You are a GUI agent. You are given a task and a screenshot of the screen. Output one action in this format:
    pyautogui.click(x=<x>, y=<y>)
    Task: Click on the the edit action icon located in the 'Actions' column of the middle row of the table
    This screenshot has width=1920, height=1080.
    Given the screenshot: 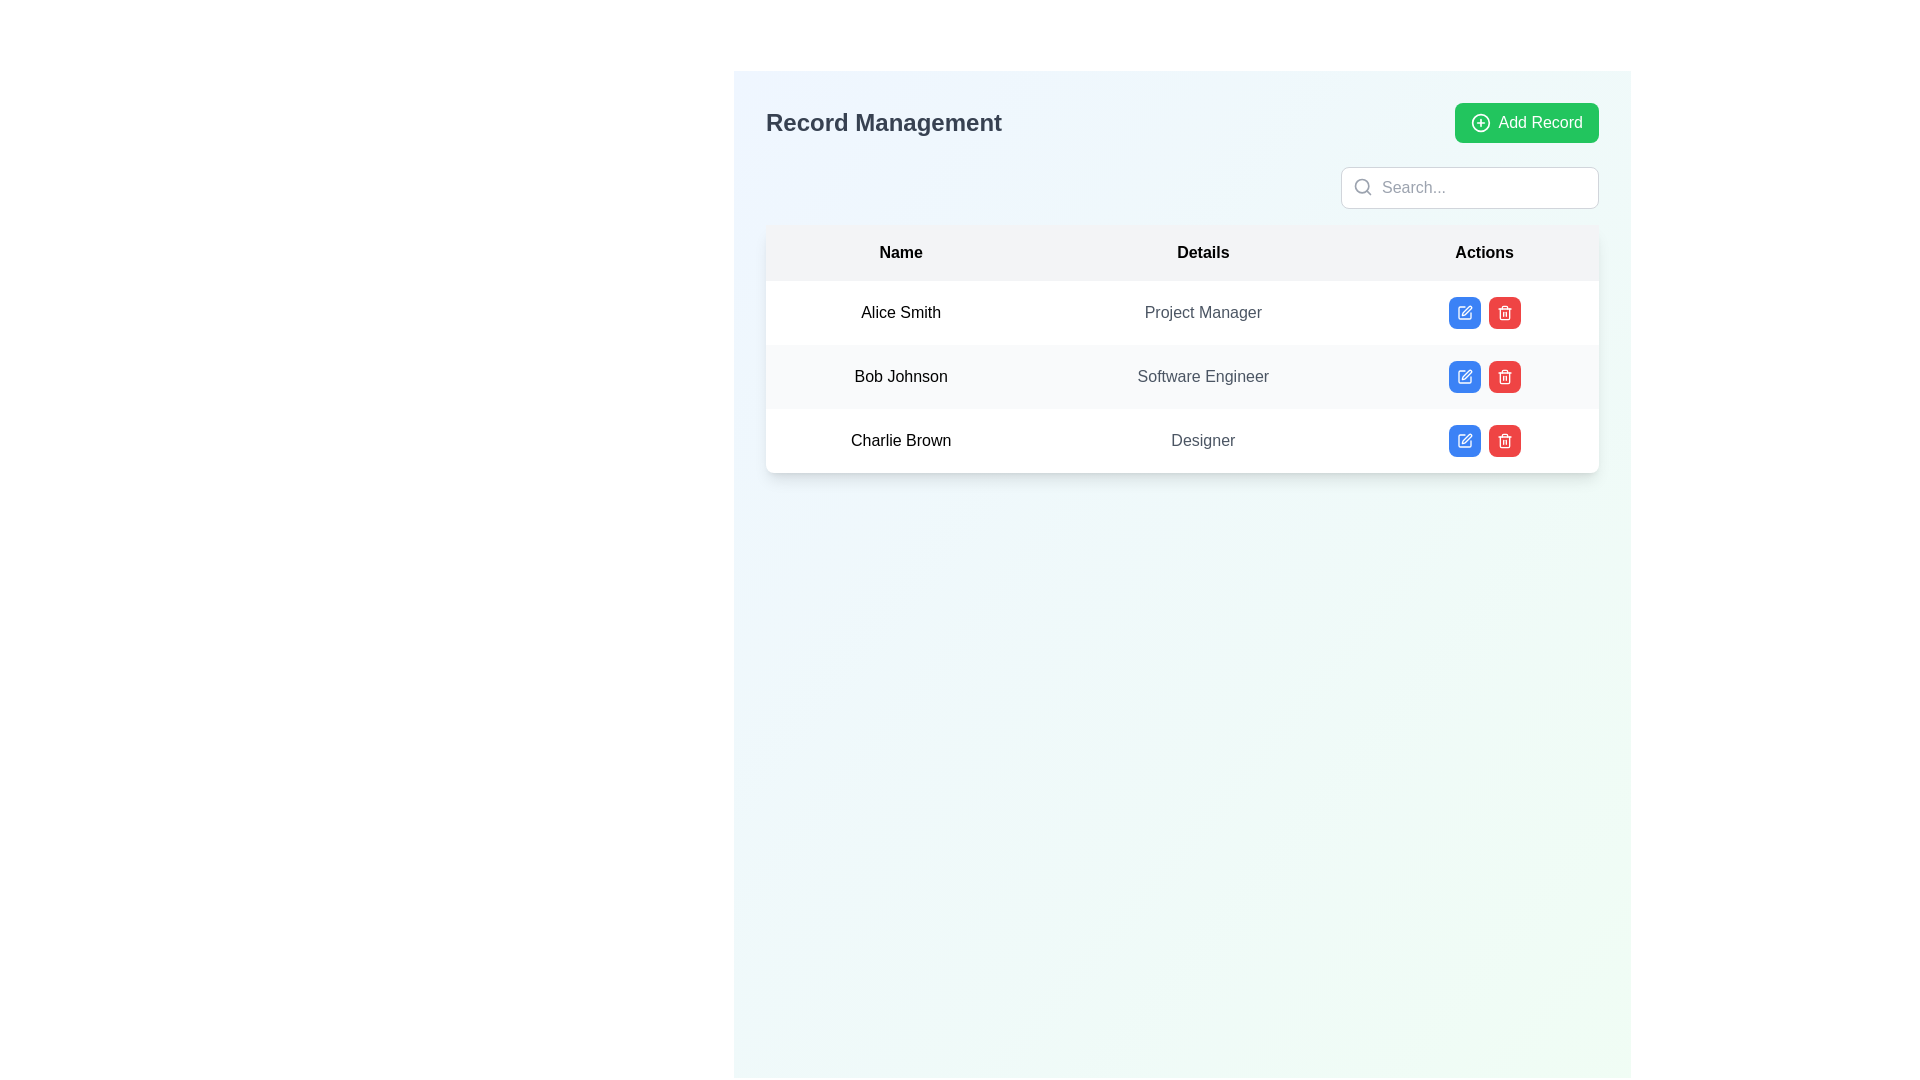 What is the action you would take?
    pyautogui.click(x=1466, y=311)
    